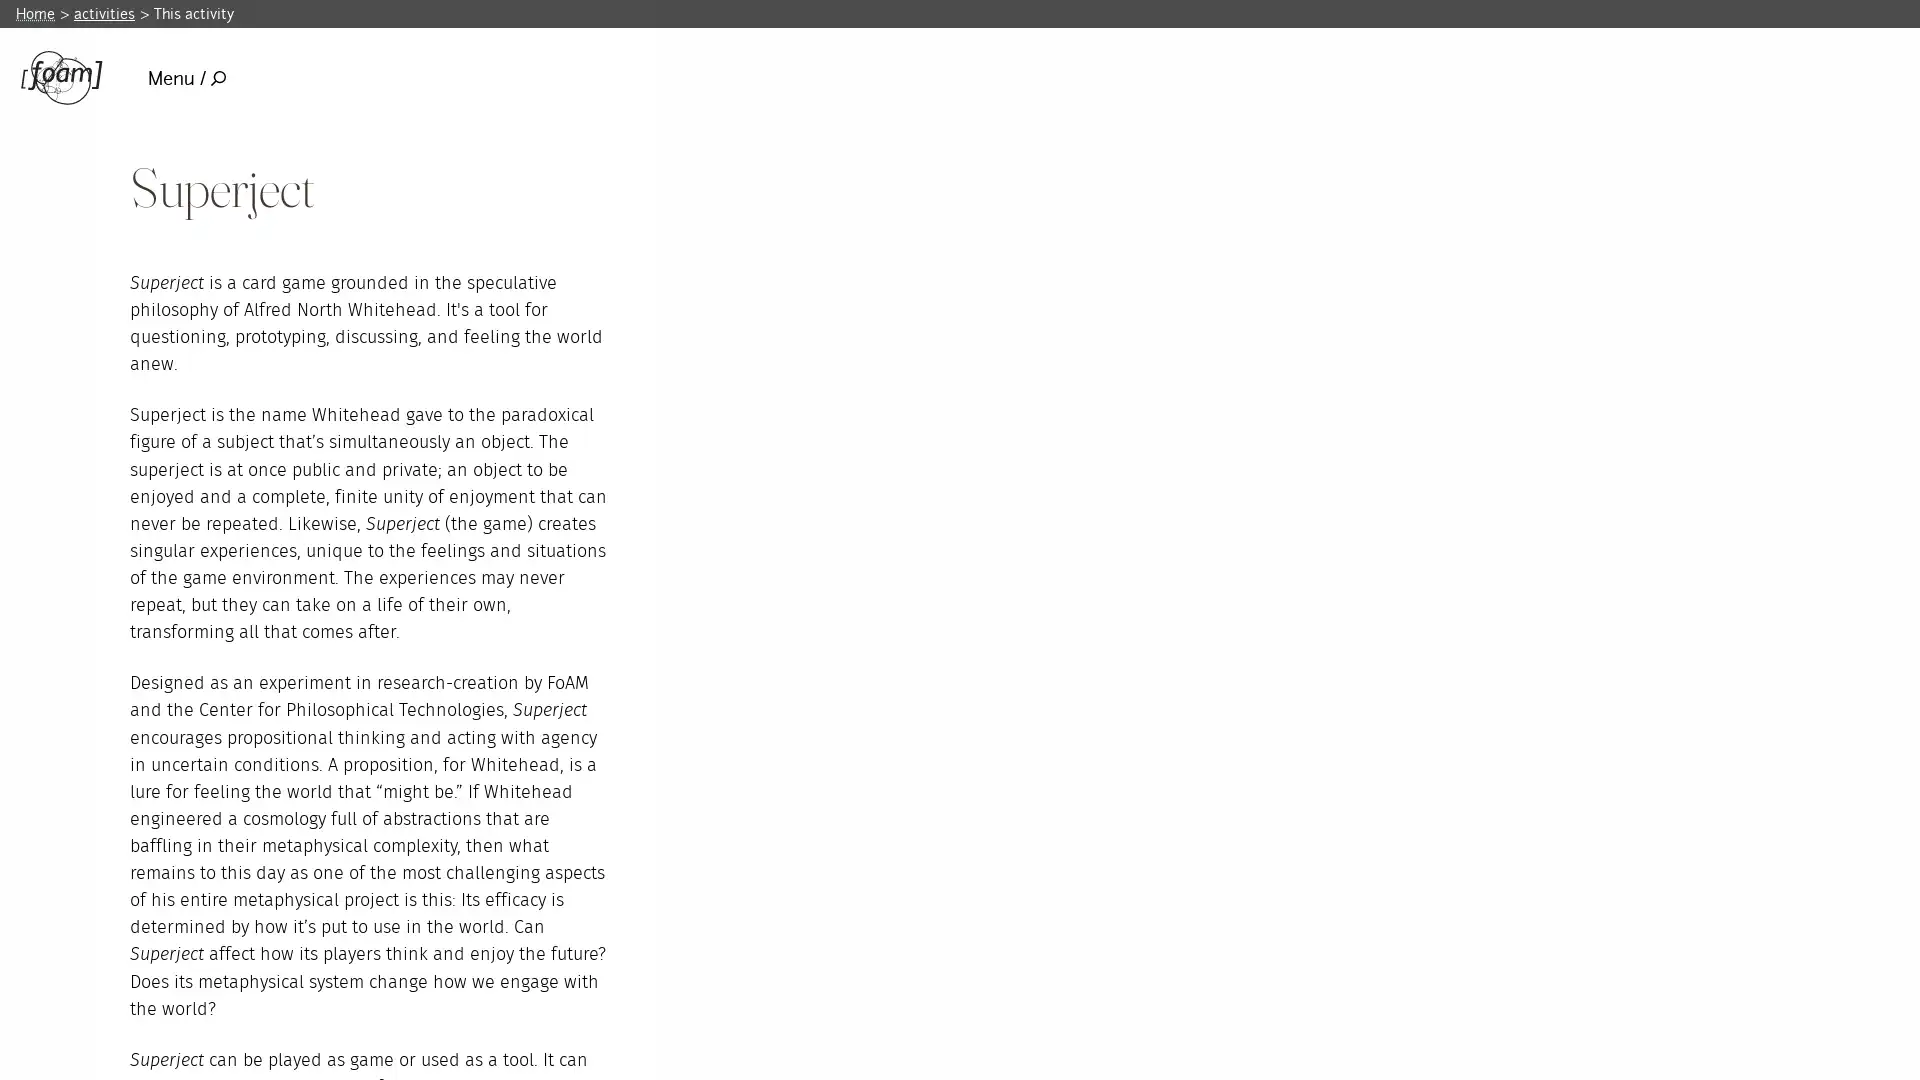  What do you see at coordinates (186, 77) in the screenshot?
I see `Menu /` at bounding box center [186, 77].